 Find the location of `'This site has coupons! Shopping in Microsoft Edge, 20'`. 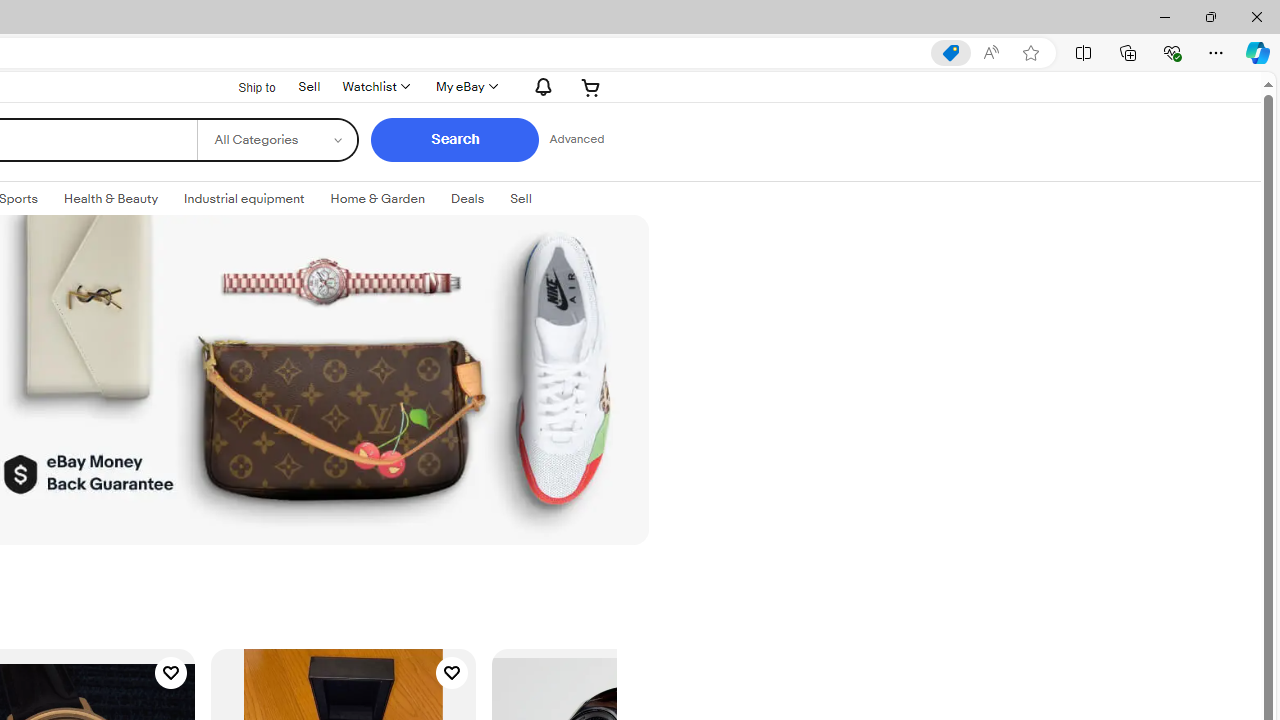

'This site has coupons! Shopping in Microsoft Edge, 20' is located at coordinates (950, 52).